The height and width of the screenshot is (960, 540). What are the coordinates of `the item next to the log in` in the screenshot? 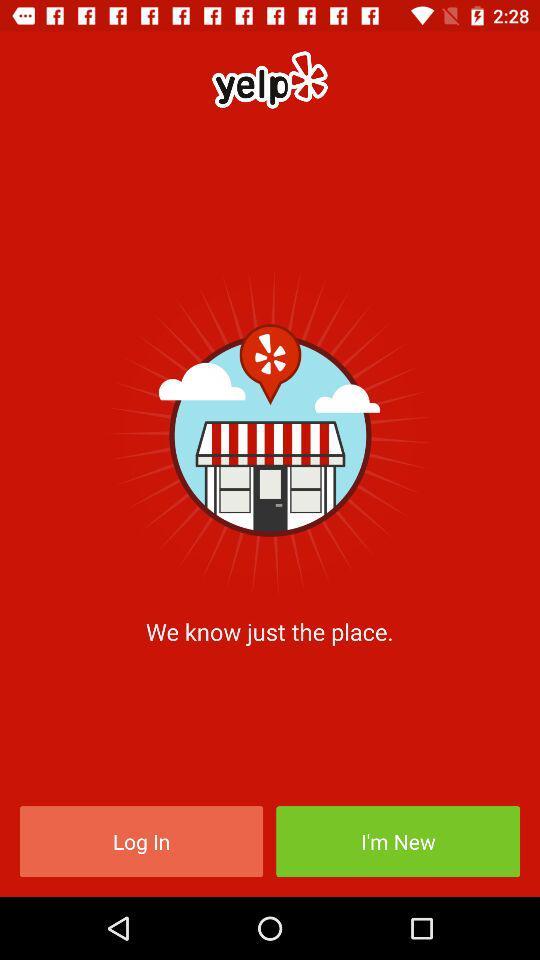 It's located at (398, 840).